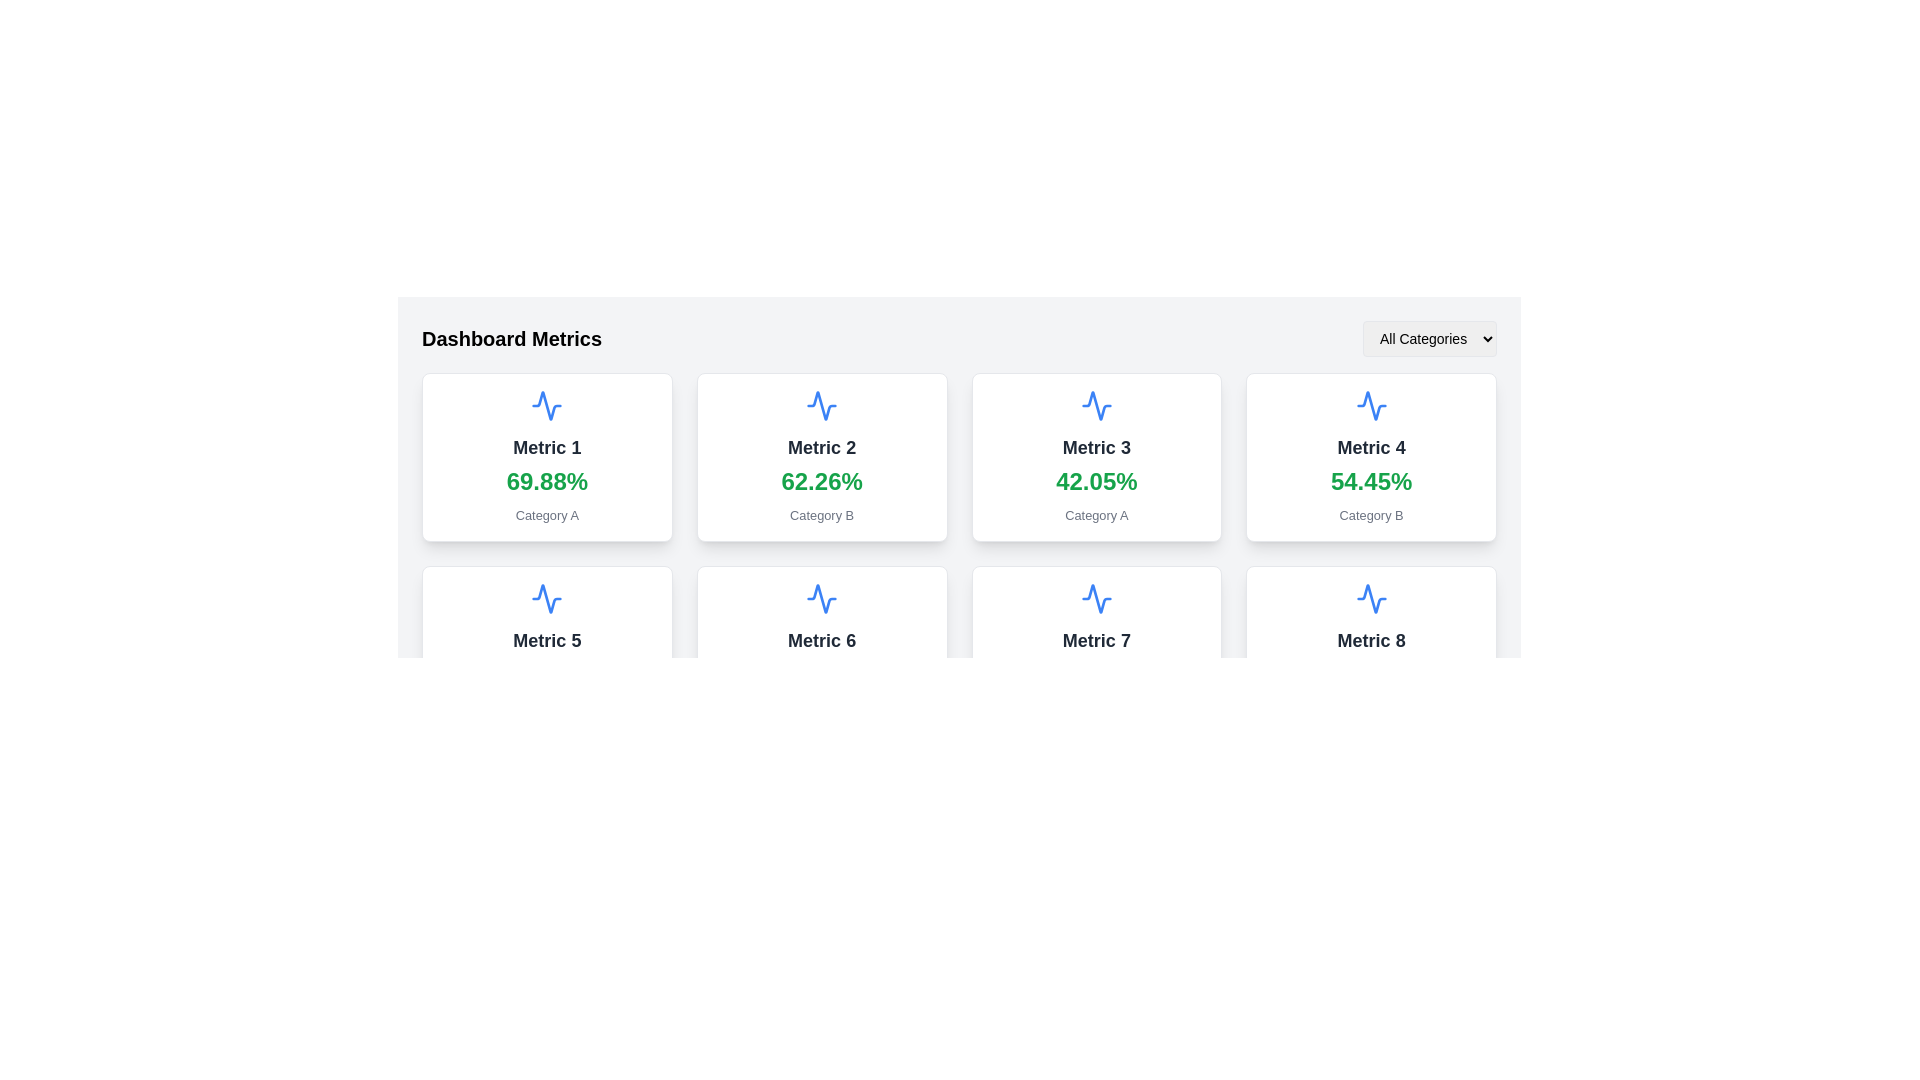 This screenshot has width=1920, height=1080. What do you see at coordinates (822, 598) in the screenshot?
I see `the blue wave or pulse icon within the card labeled 'Metric 6', which is located in the second row and second column of the grid layout` at bounding box center [822, 598].